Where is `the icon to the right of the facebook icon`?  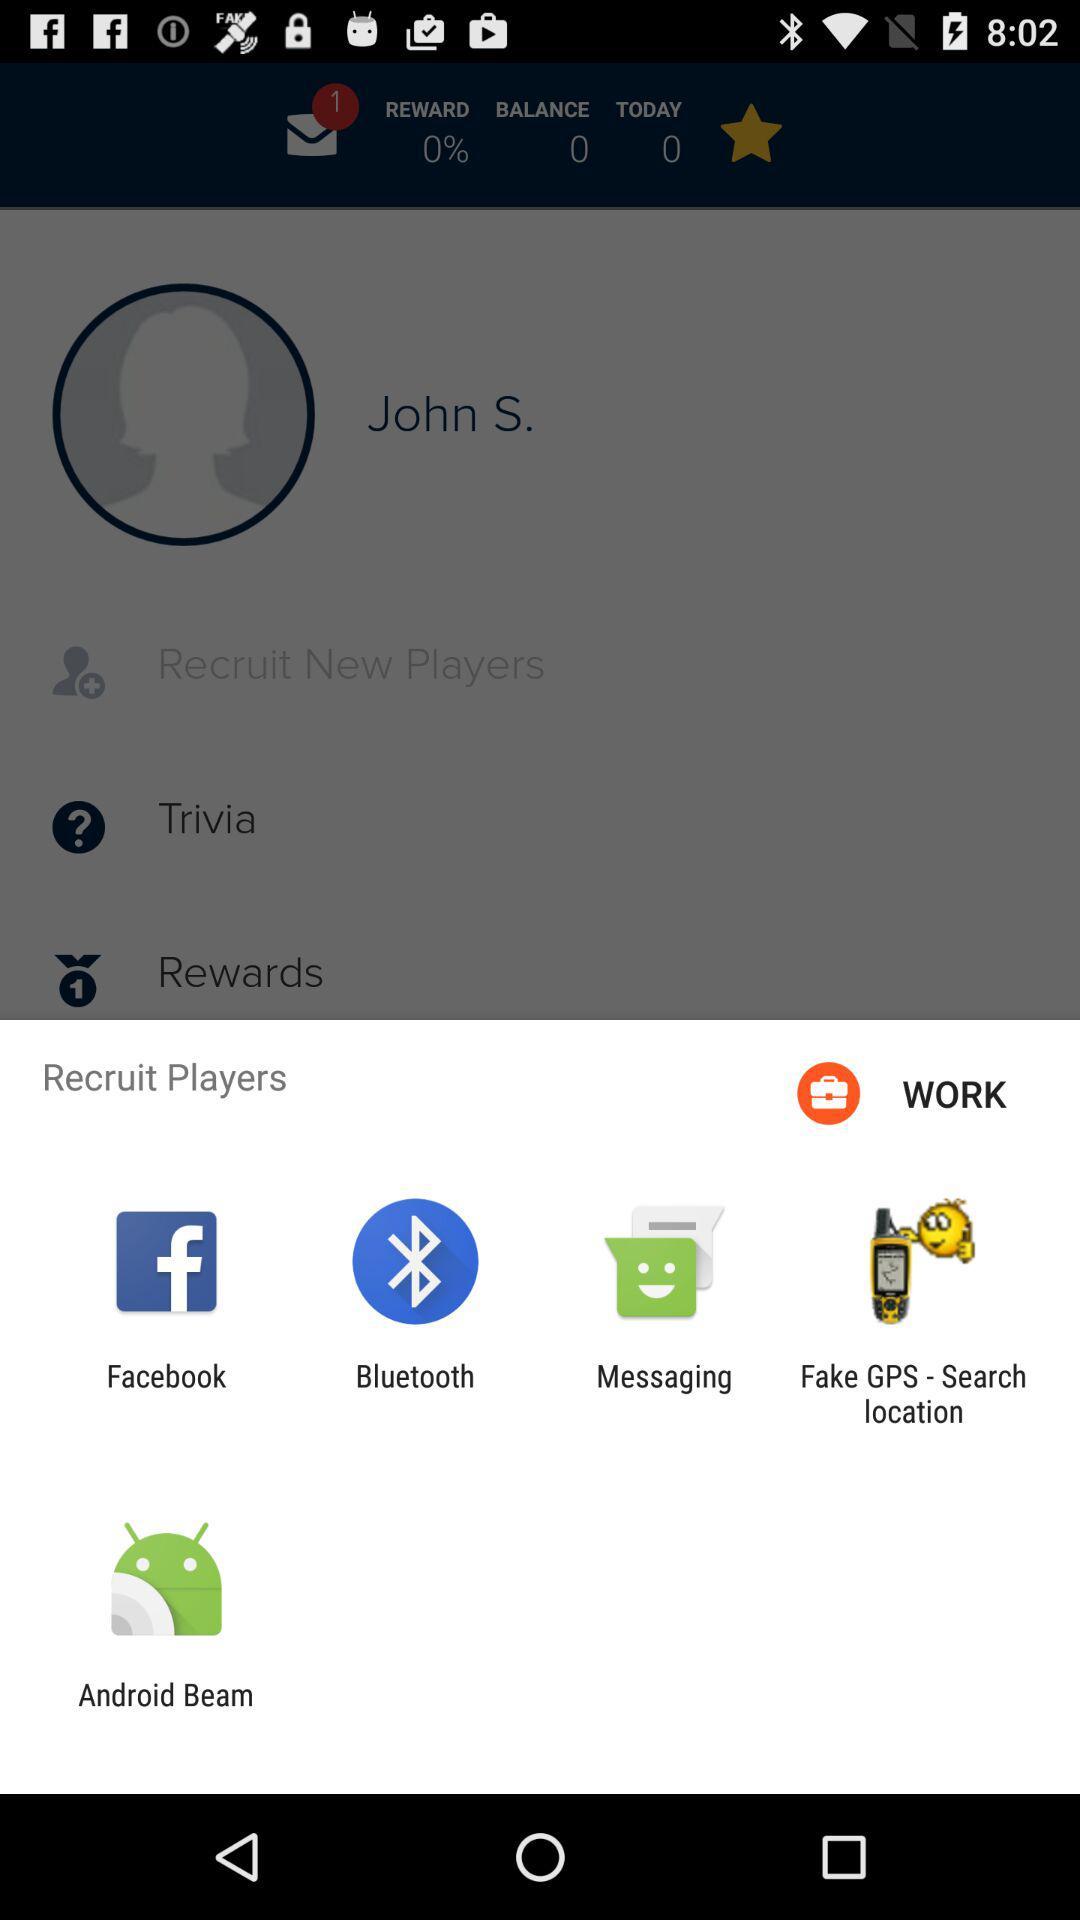
the icon to the right of the facebook icon is located at coordinates (414, 1392).